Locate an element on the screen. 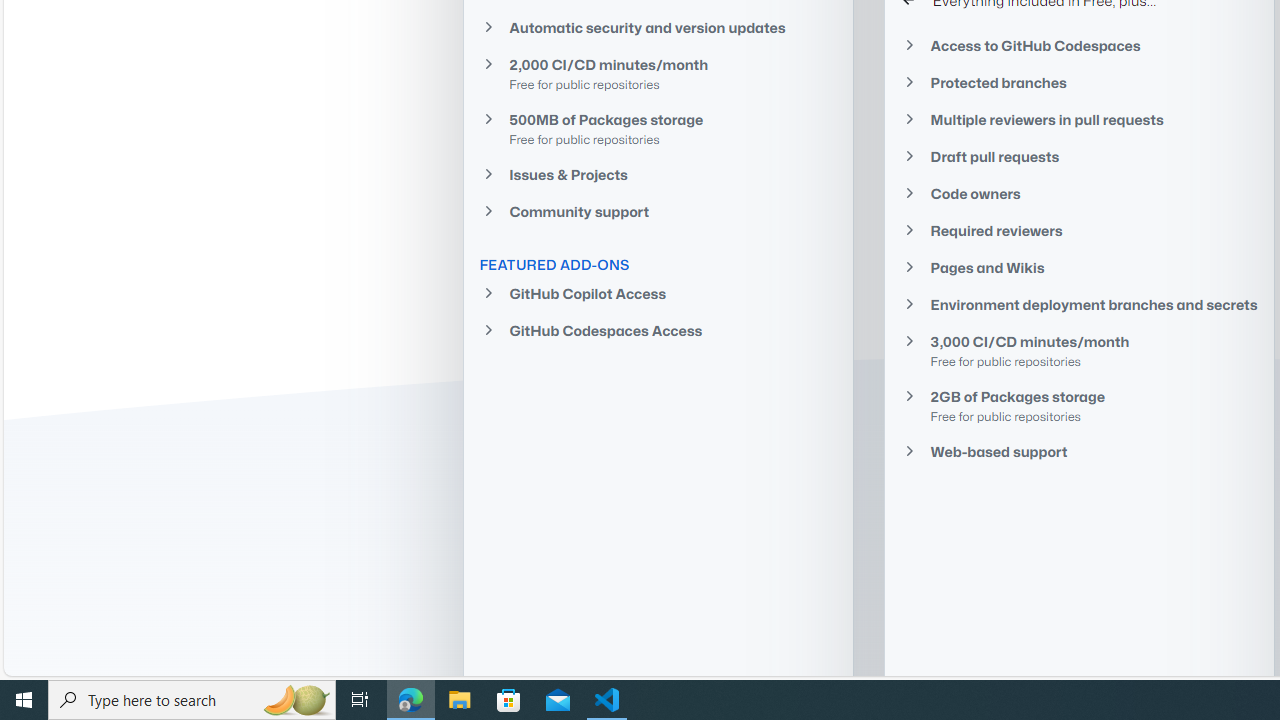 Image resolution: width=1280 pixels, height=720 pixels. 'GitHub Codespaces Access' is located at coordinates (657, 329).